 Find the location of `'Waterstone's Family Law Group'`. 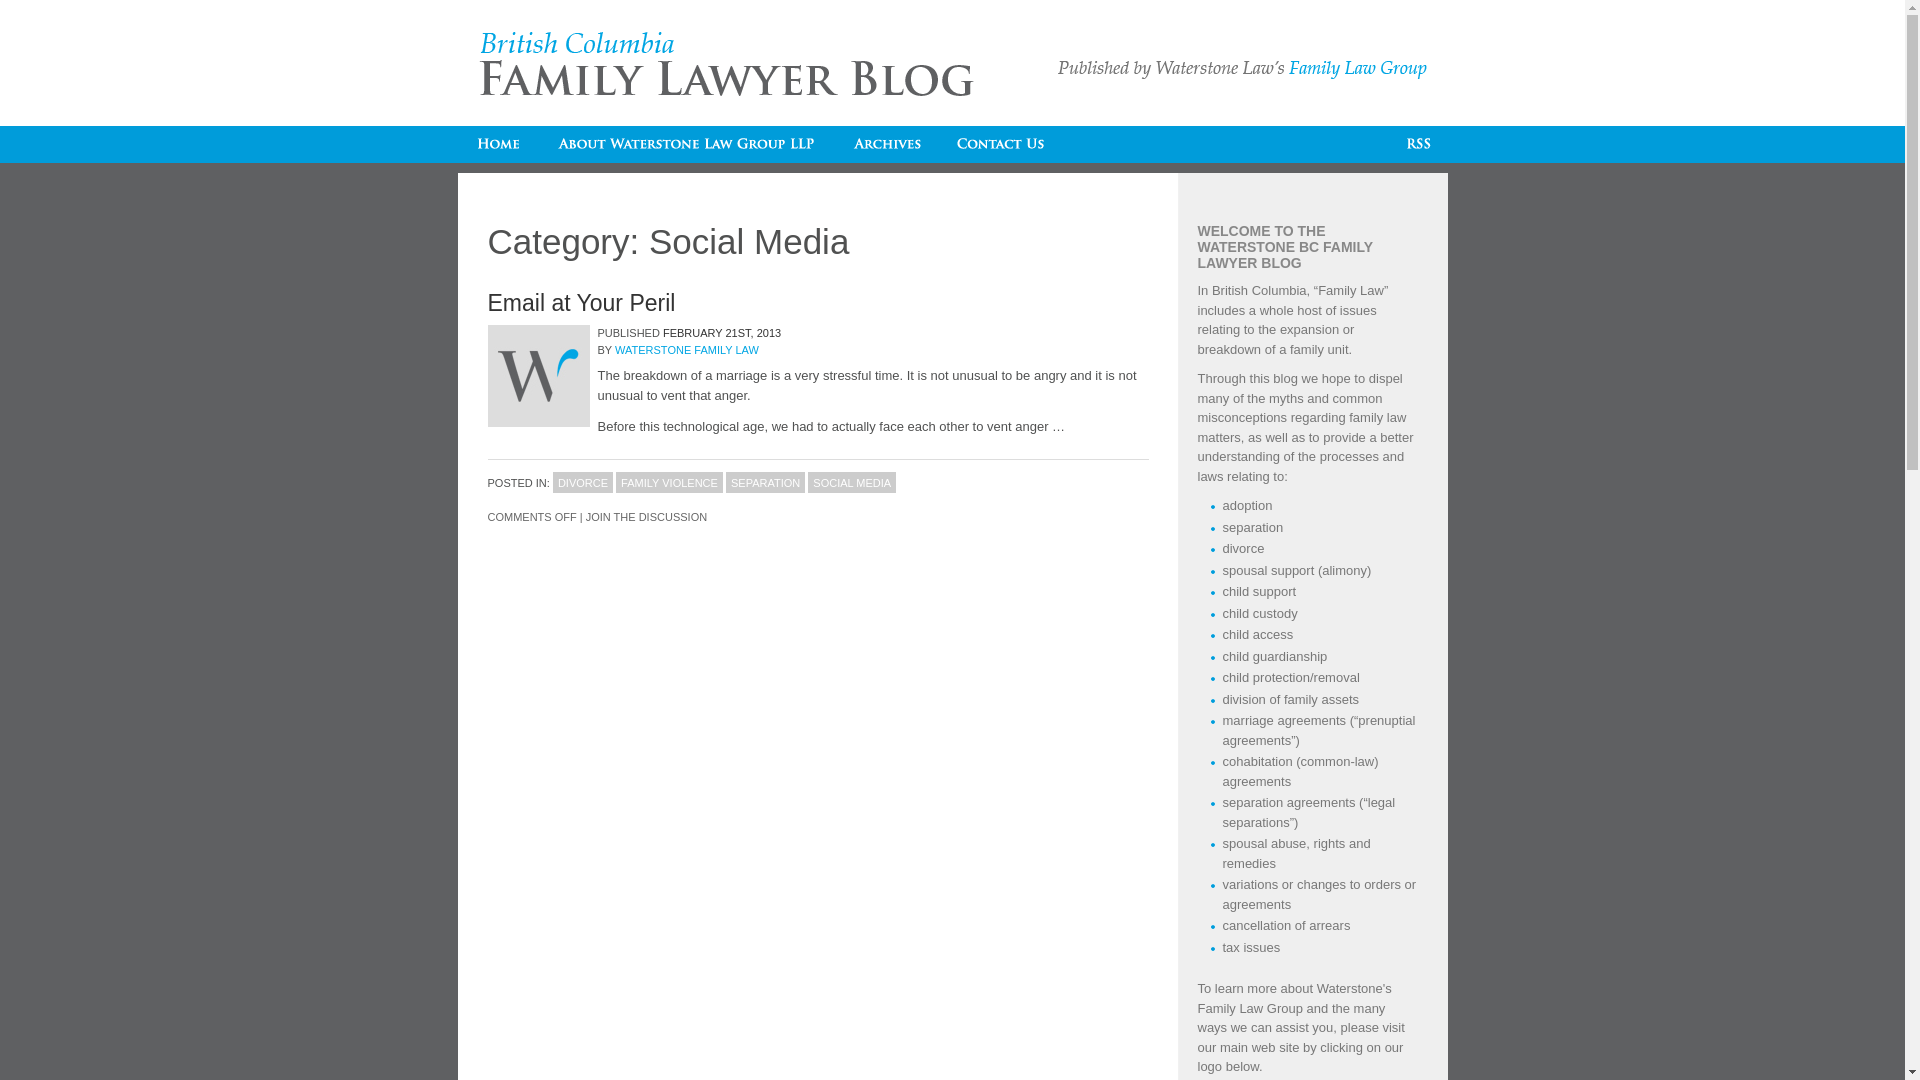

'Waterstone's Family Law Group' is located at coordinates (1295, 998).